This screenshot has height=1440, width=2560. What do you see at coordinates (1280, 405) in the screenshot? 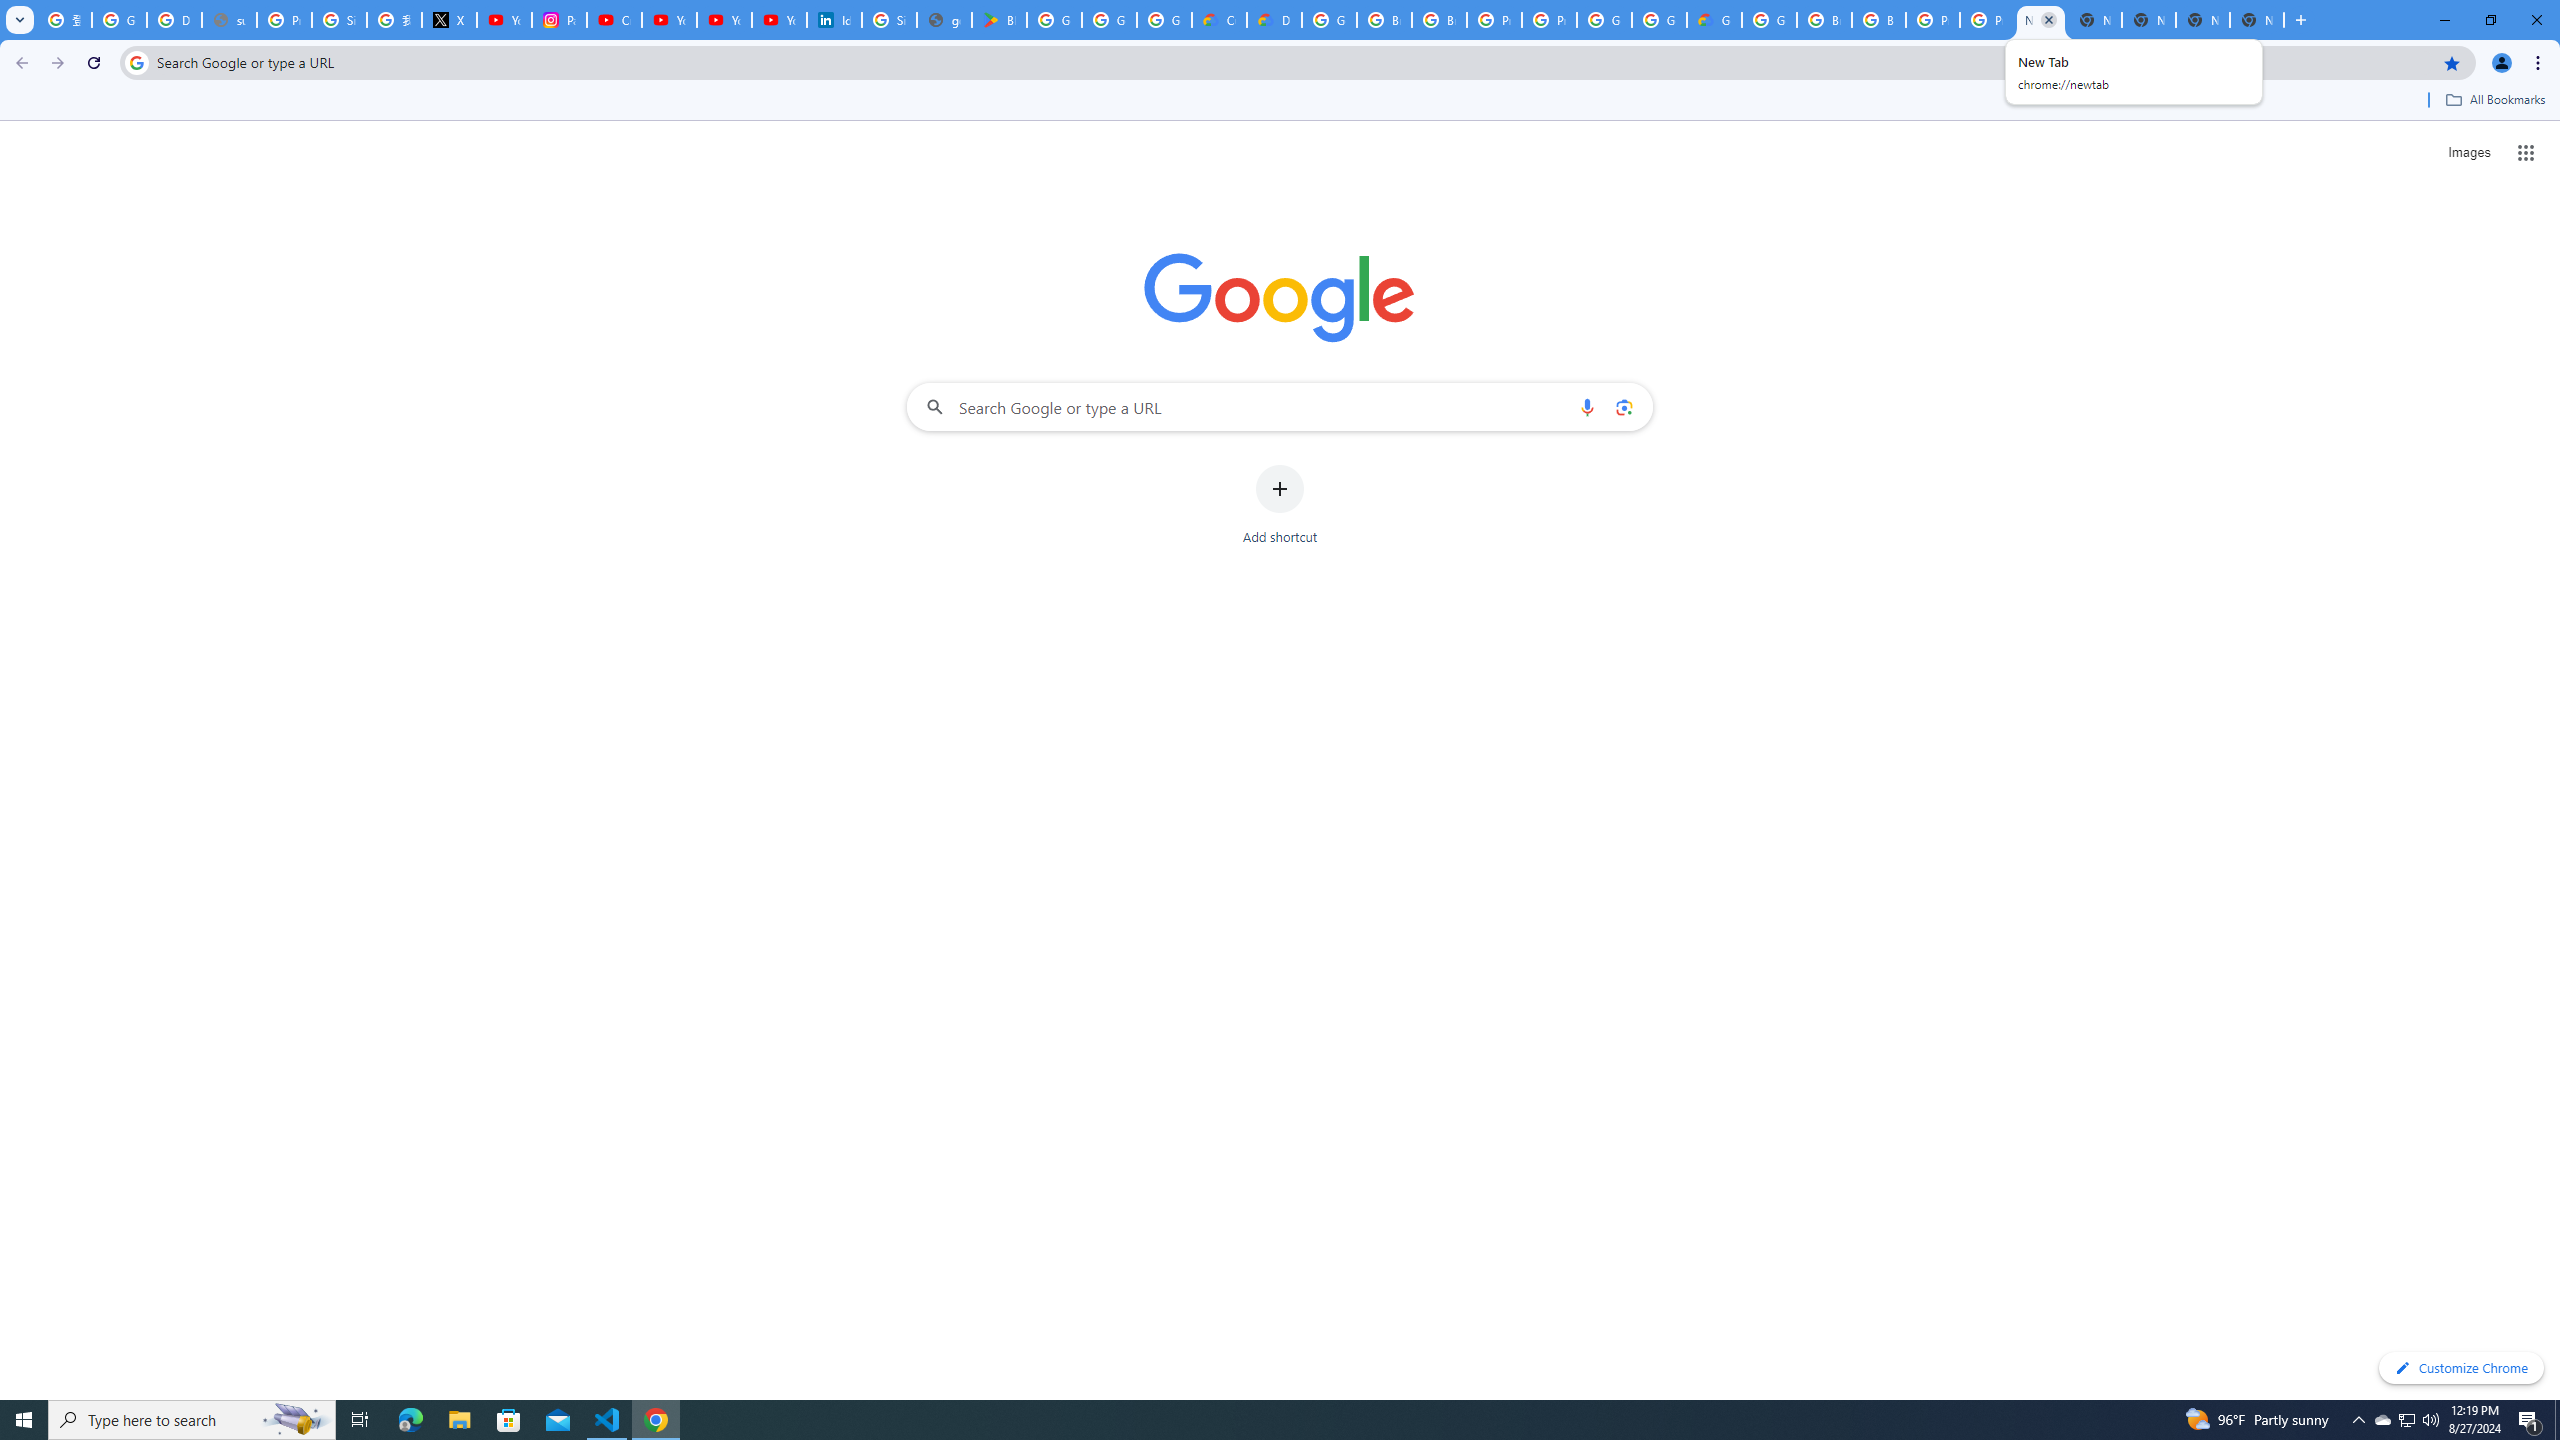
I see `'Search Google or type a URL'` at bounding box center [1280, 405].